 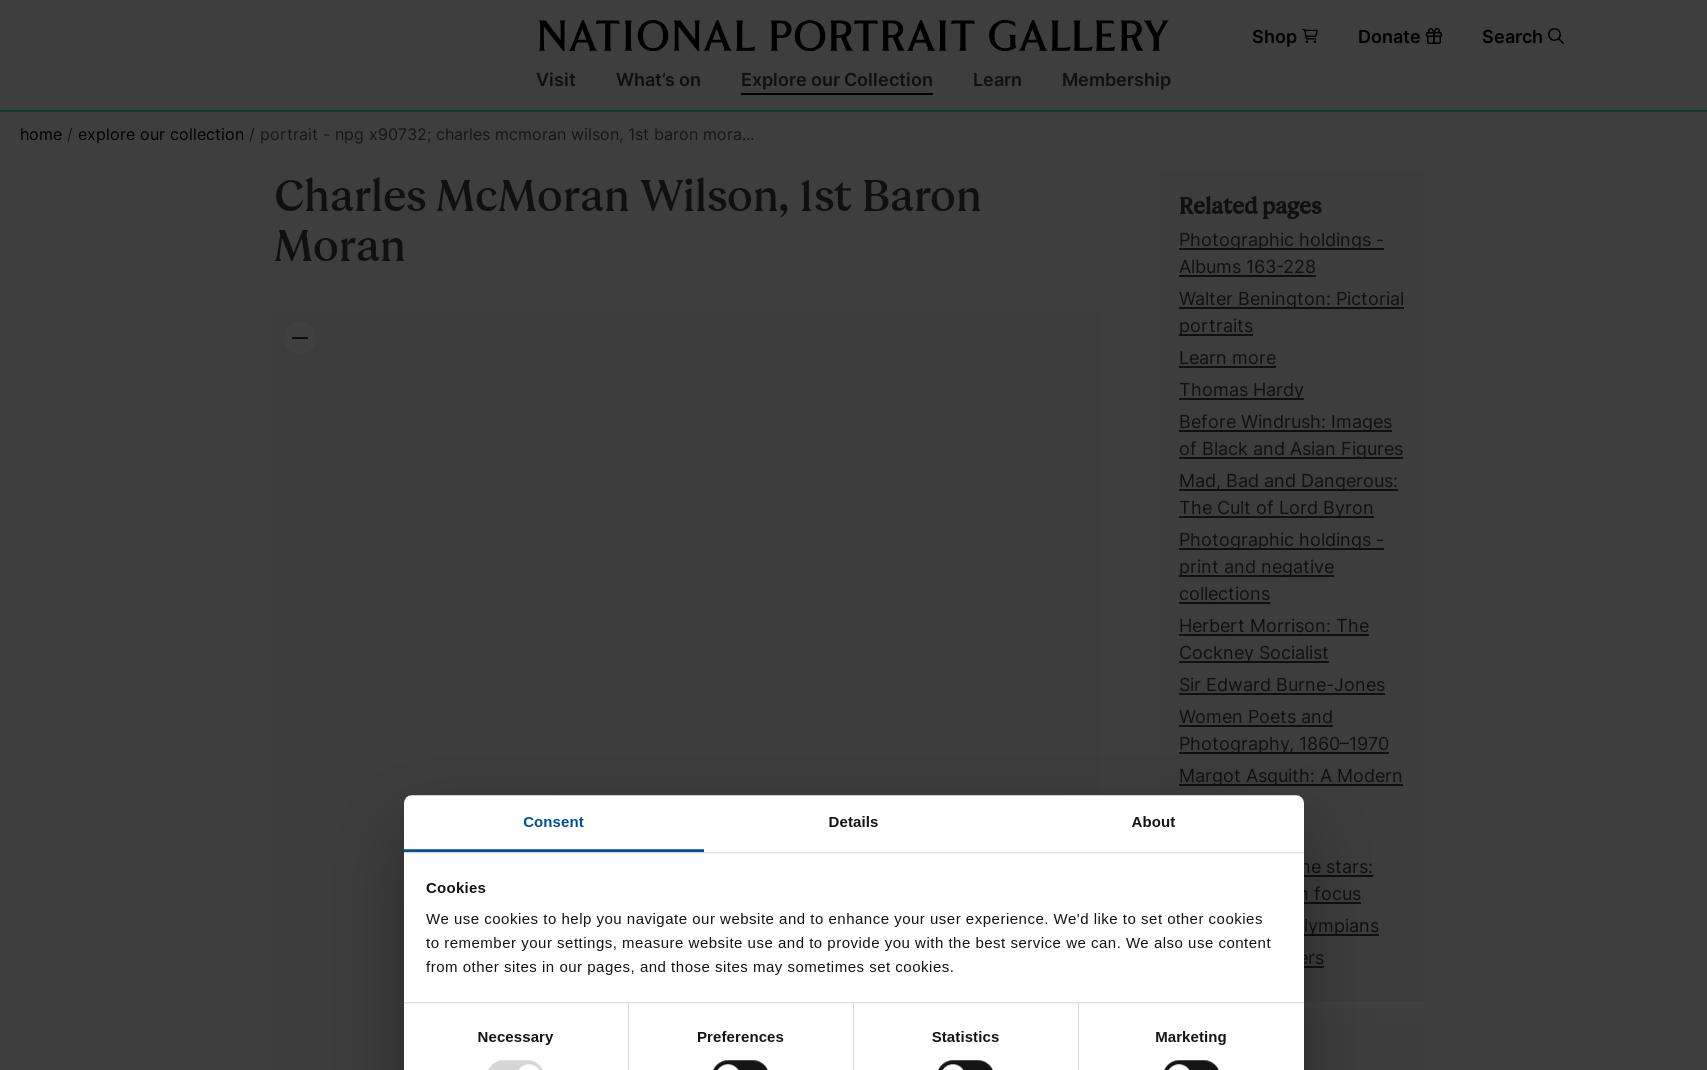 What do you see at coordinates (1250, 34) in the screenshot?
I see `'Shop'` at bounding box center [1250, 34].